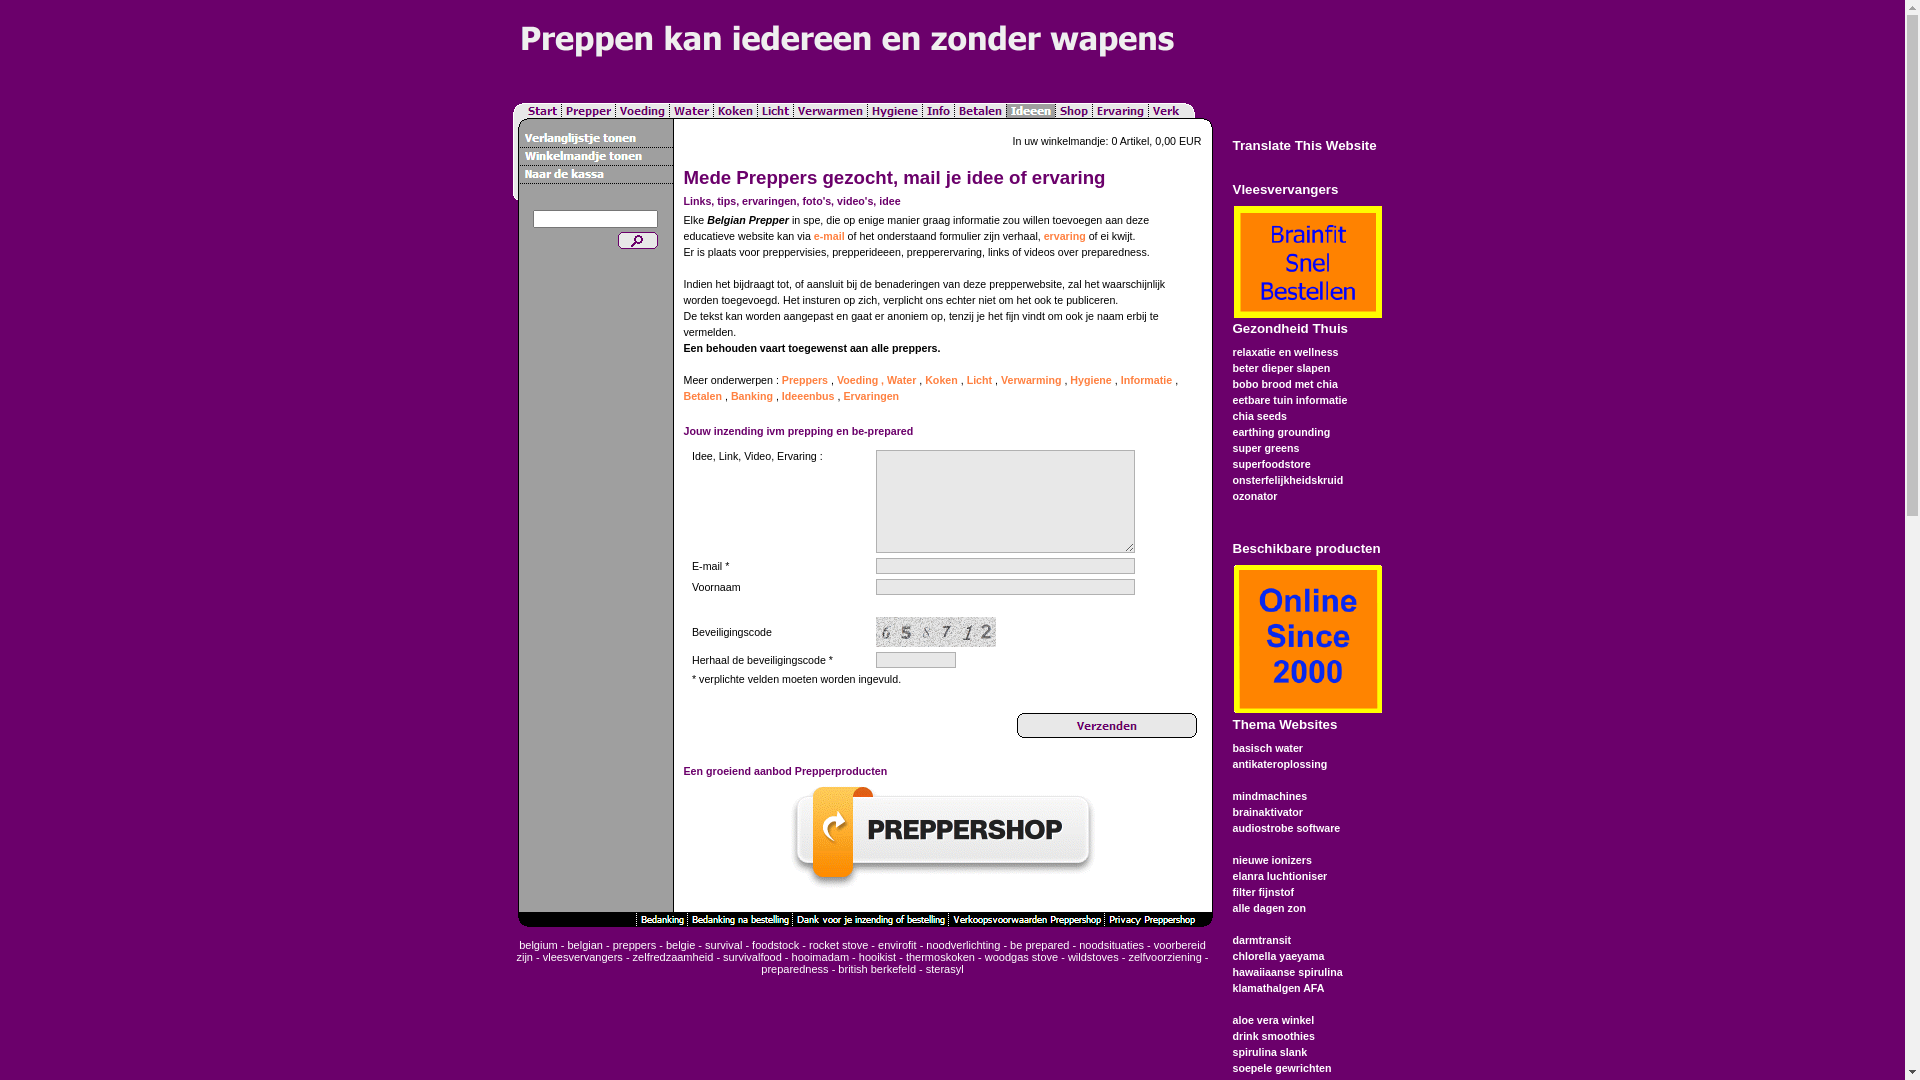  Describe the element at coordinates (1270, 859) in the screenshot. I see `'nieuwe ionizers'` at that location.